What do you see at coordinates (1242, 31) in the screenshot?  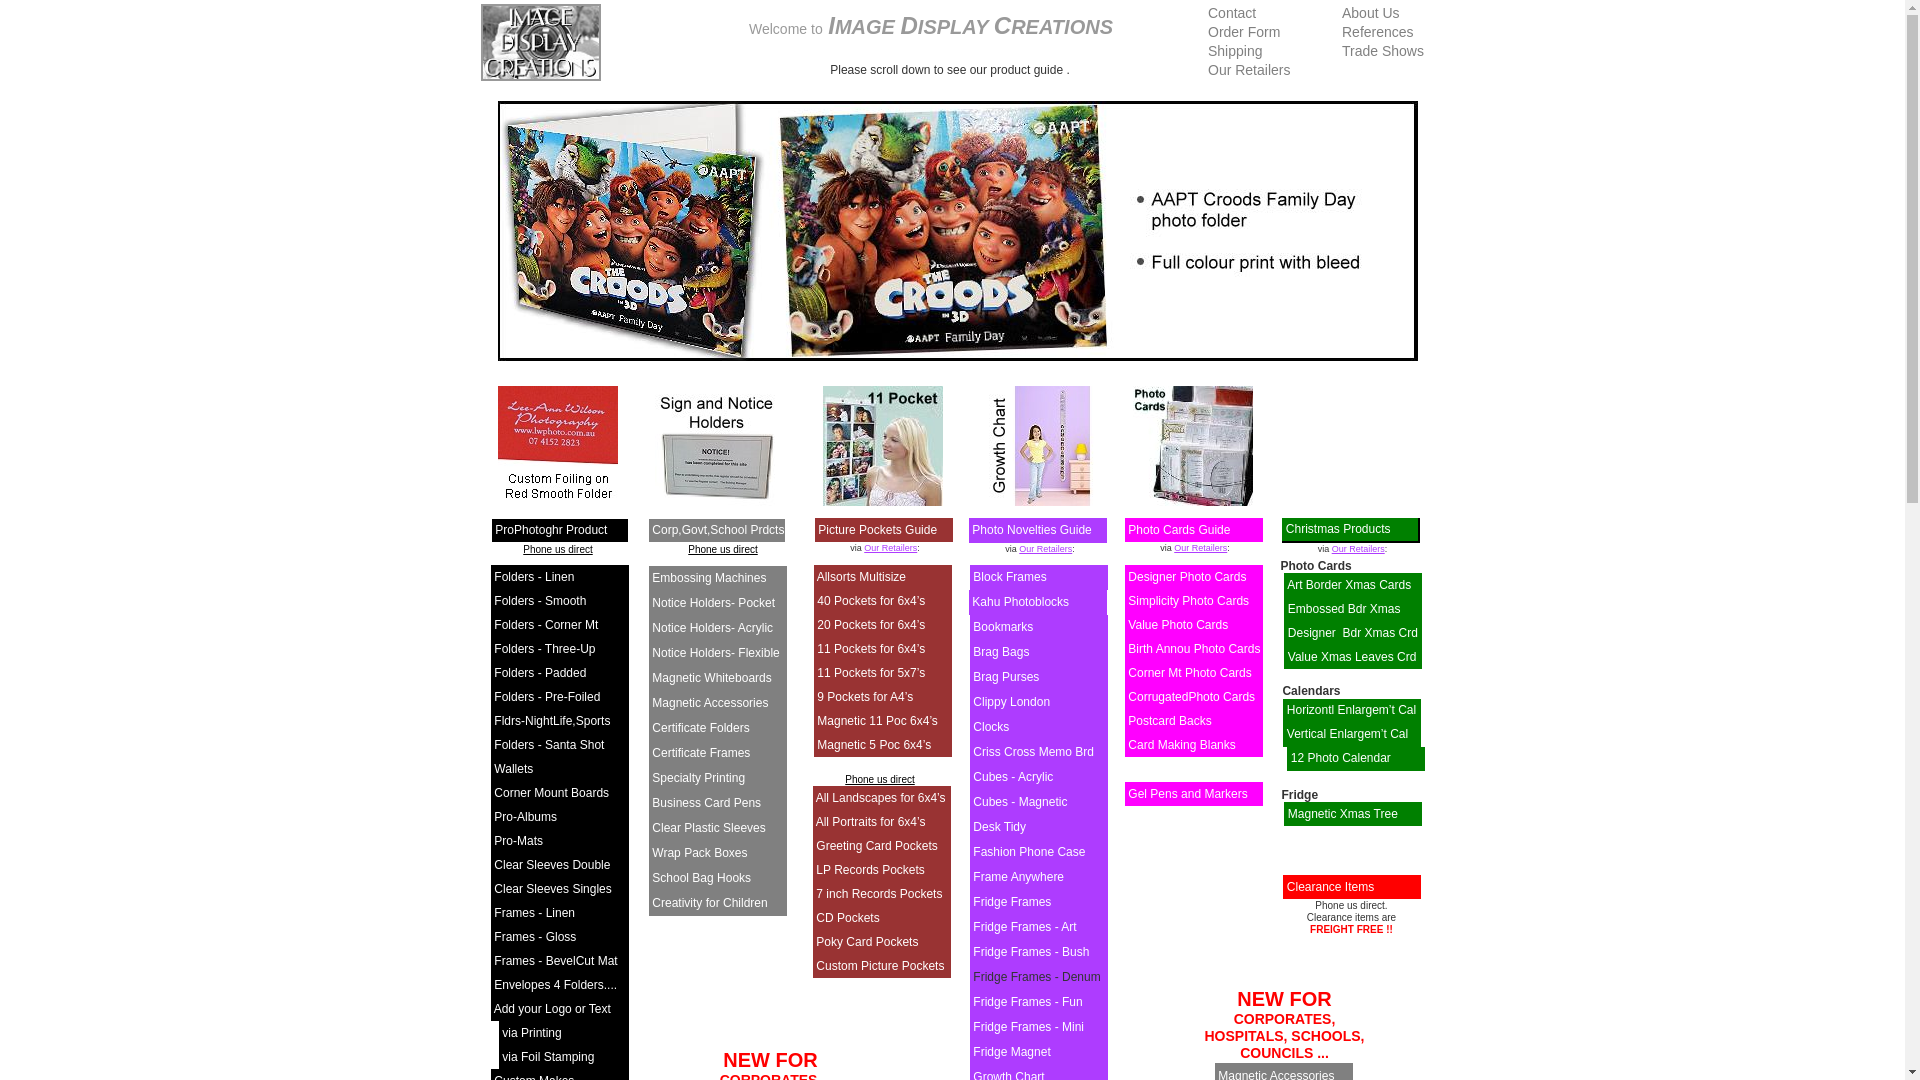 I see `'Order Form'` at bounding box center [1242, 31].